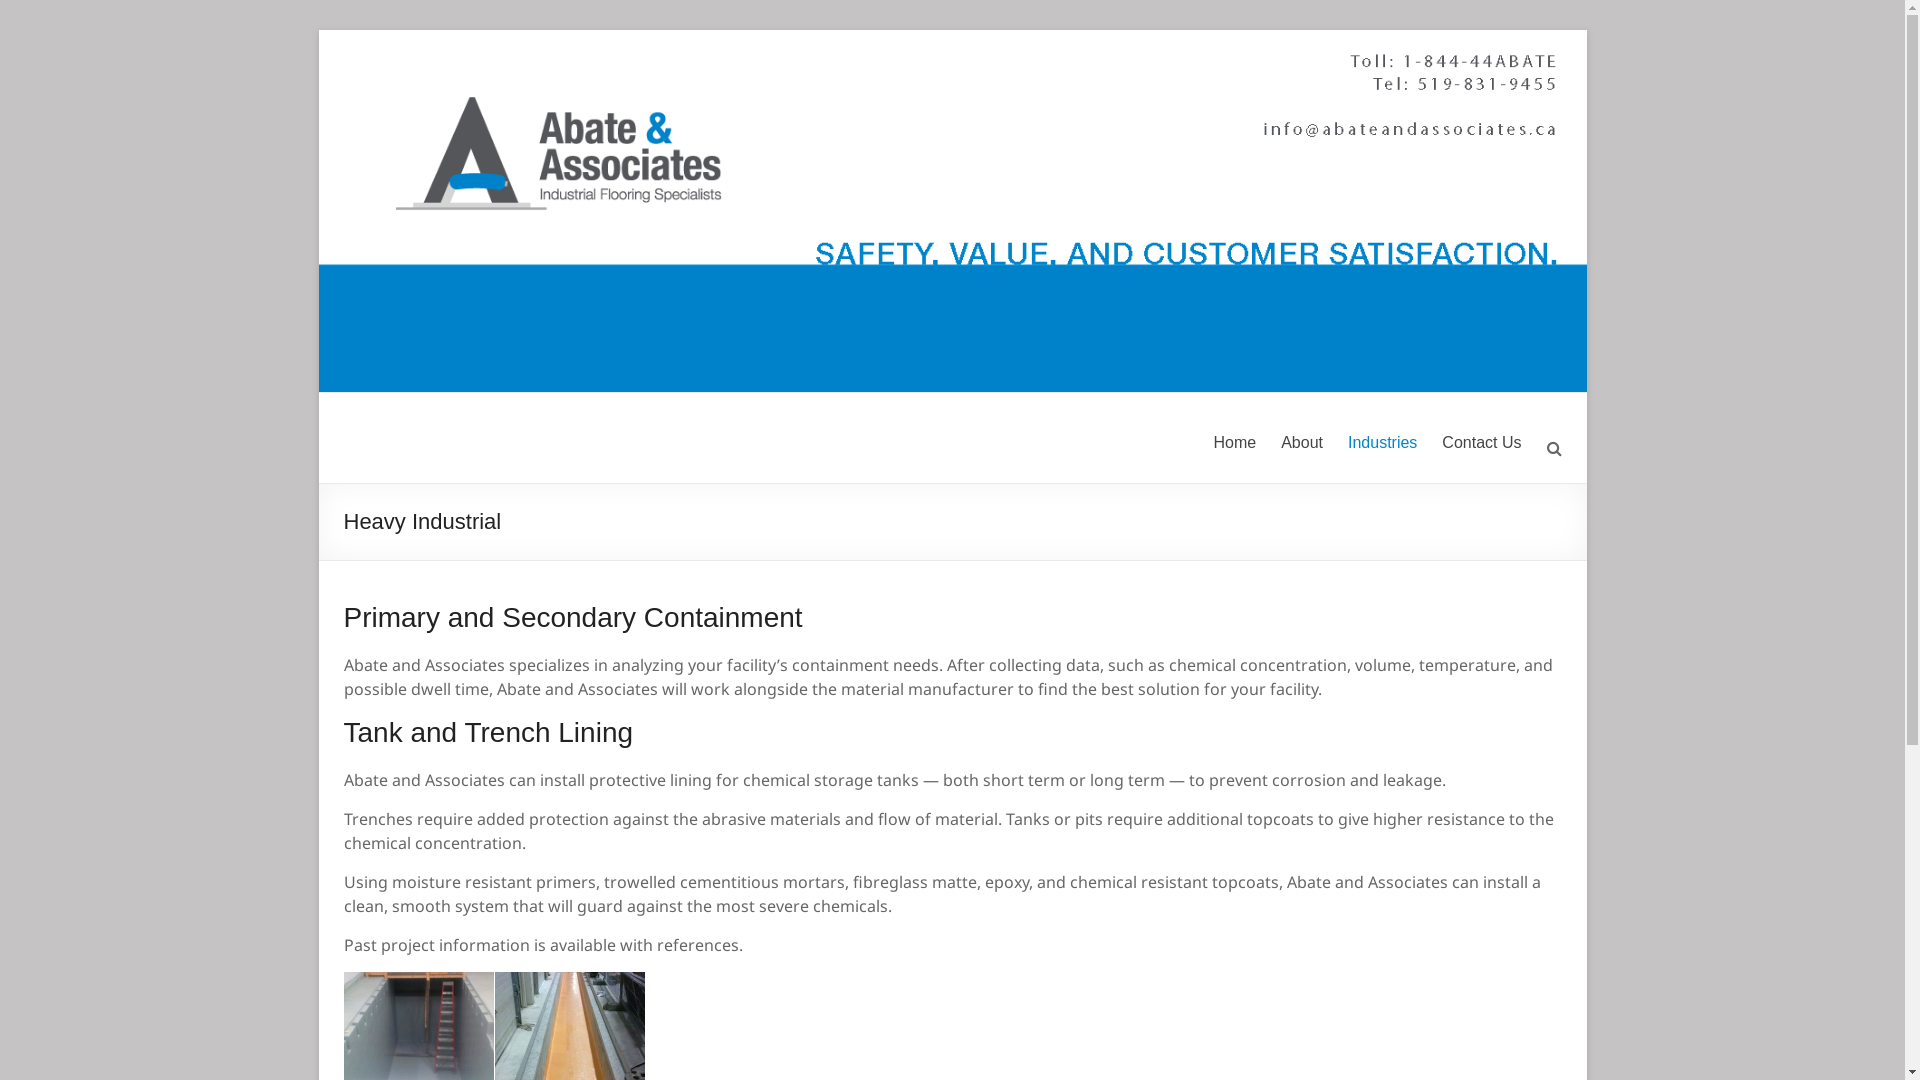 This screenshot has height=1080, width=1920. What do you see at coordinates (1301, 442) in the screenshot?
I see `'About'` at bounding box center [1301, 442].